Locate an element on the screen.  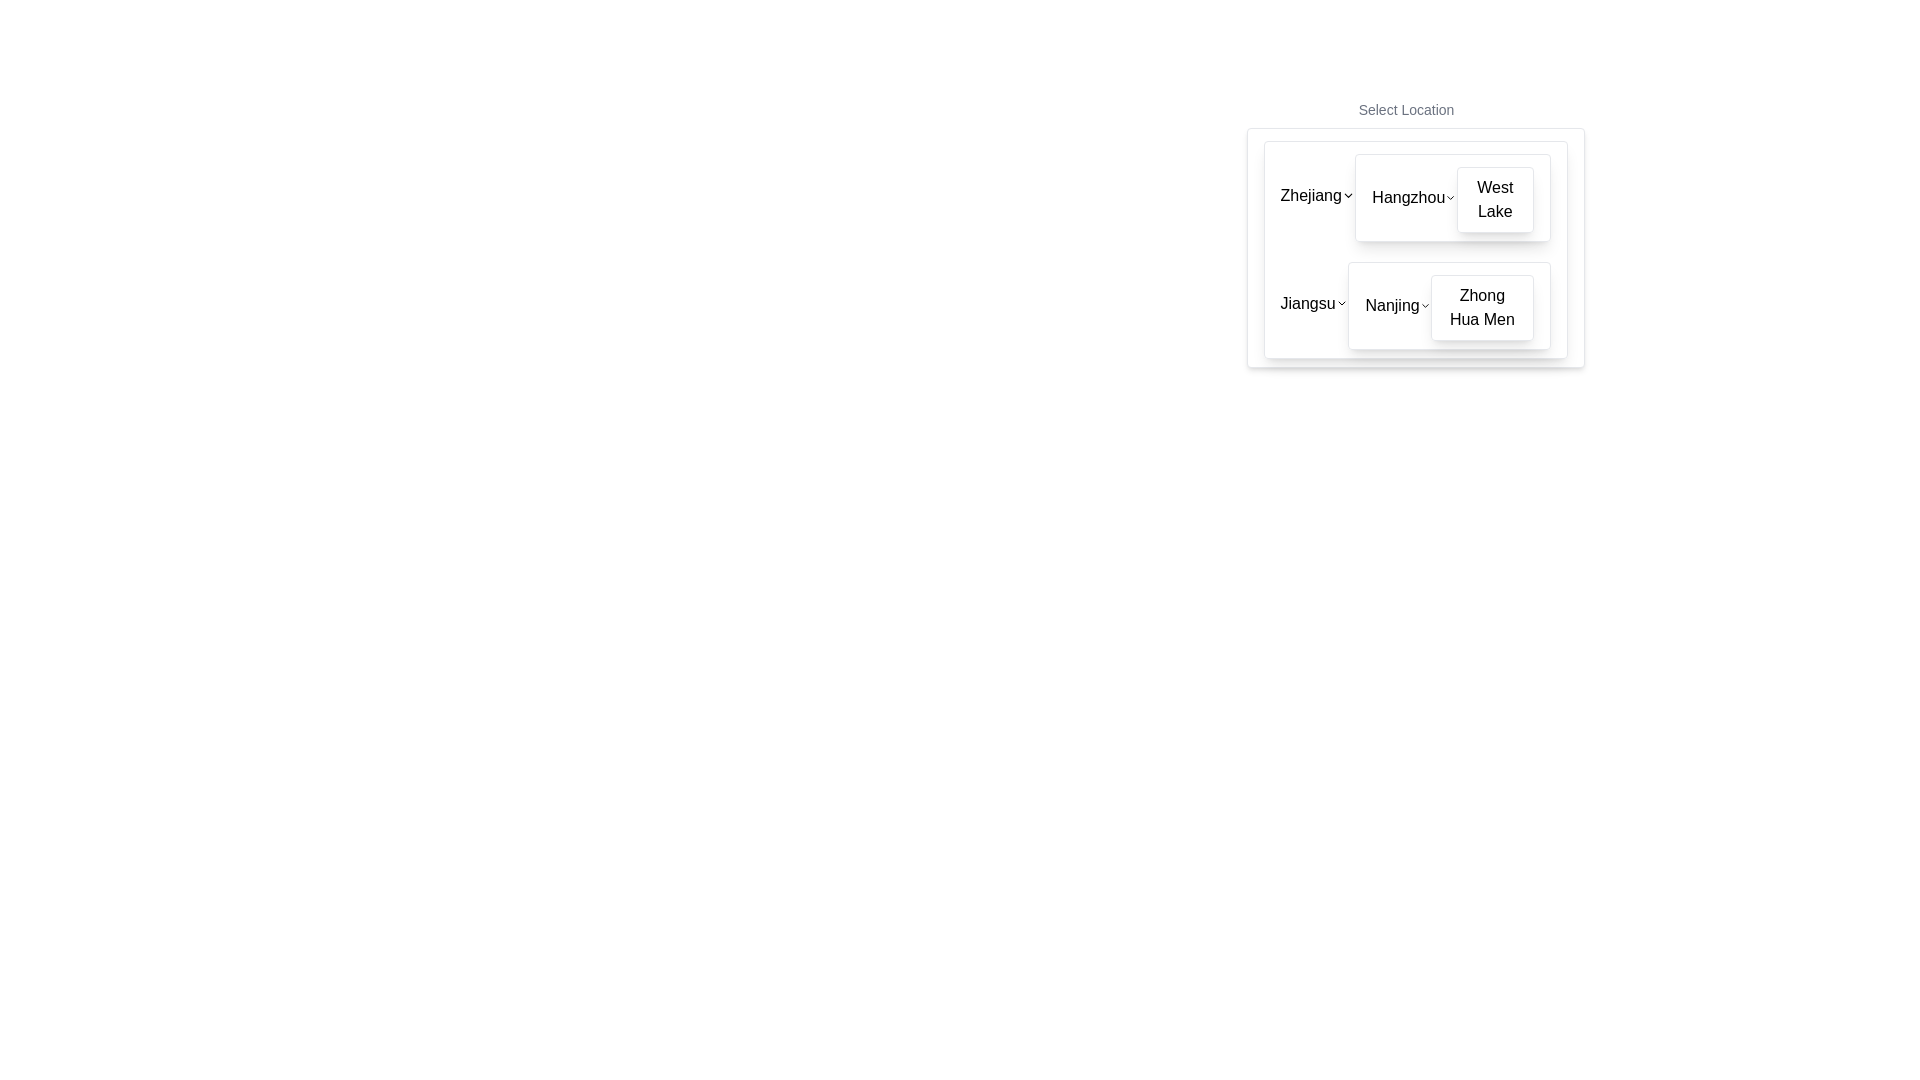
the Chevron icon (dropdown indicator) located to the right of the text 'Zhejiang' is located at coordinates (1348, 196).